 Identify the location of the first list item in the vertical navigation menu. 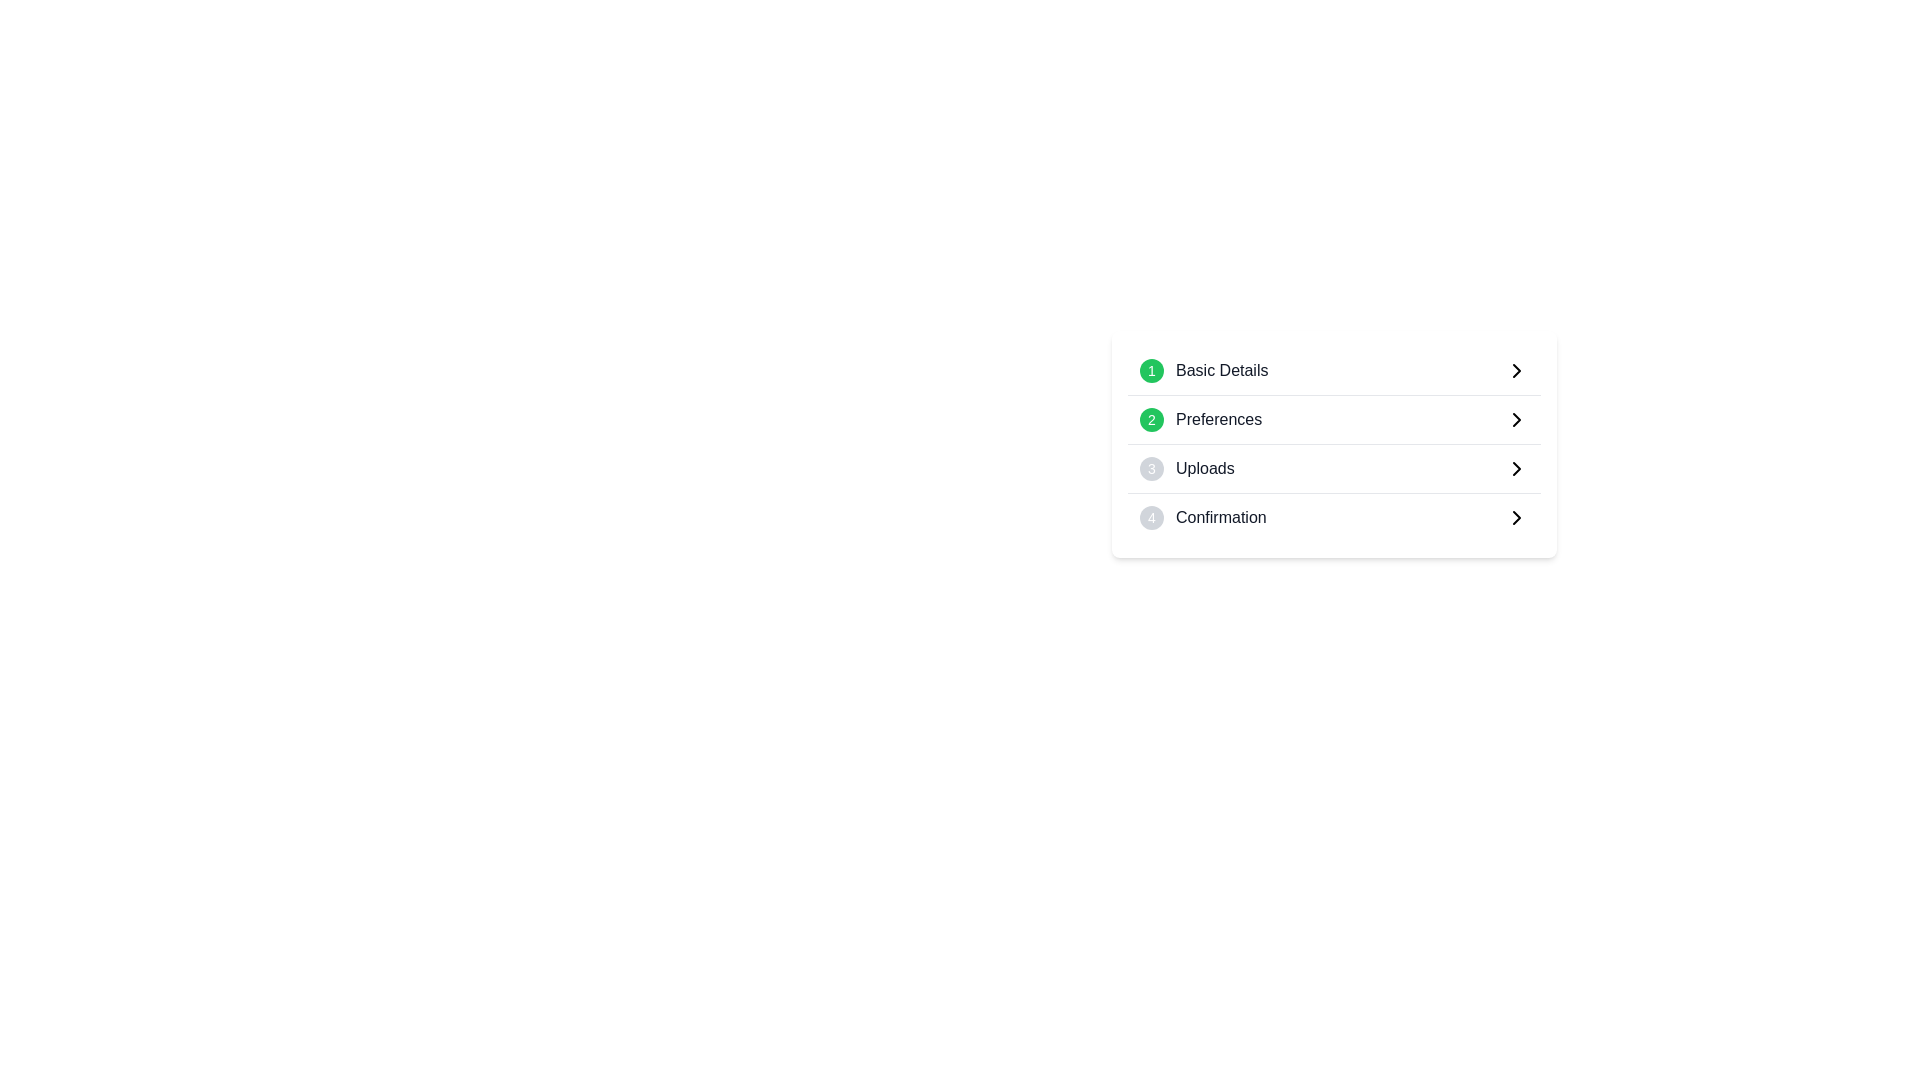
(1334, 370).